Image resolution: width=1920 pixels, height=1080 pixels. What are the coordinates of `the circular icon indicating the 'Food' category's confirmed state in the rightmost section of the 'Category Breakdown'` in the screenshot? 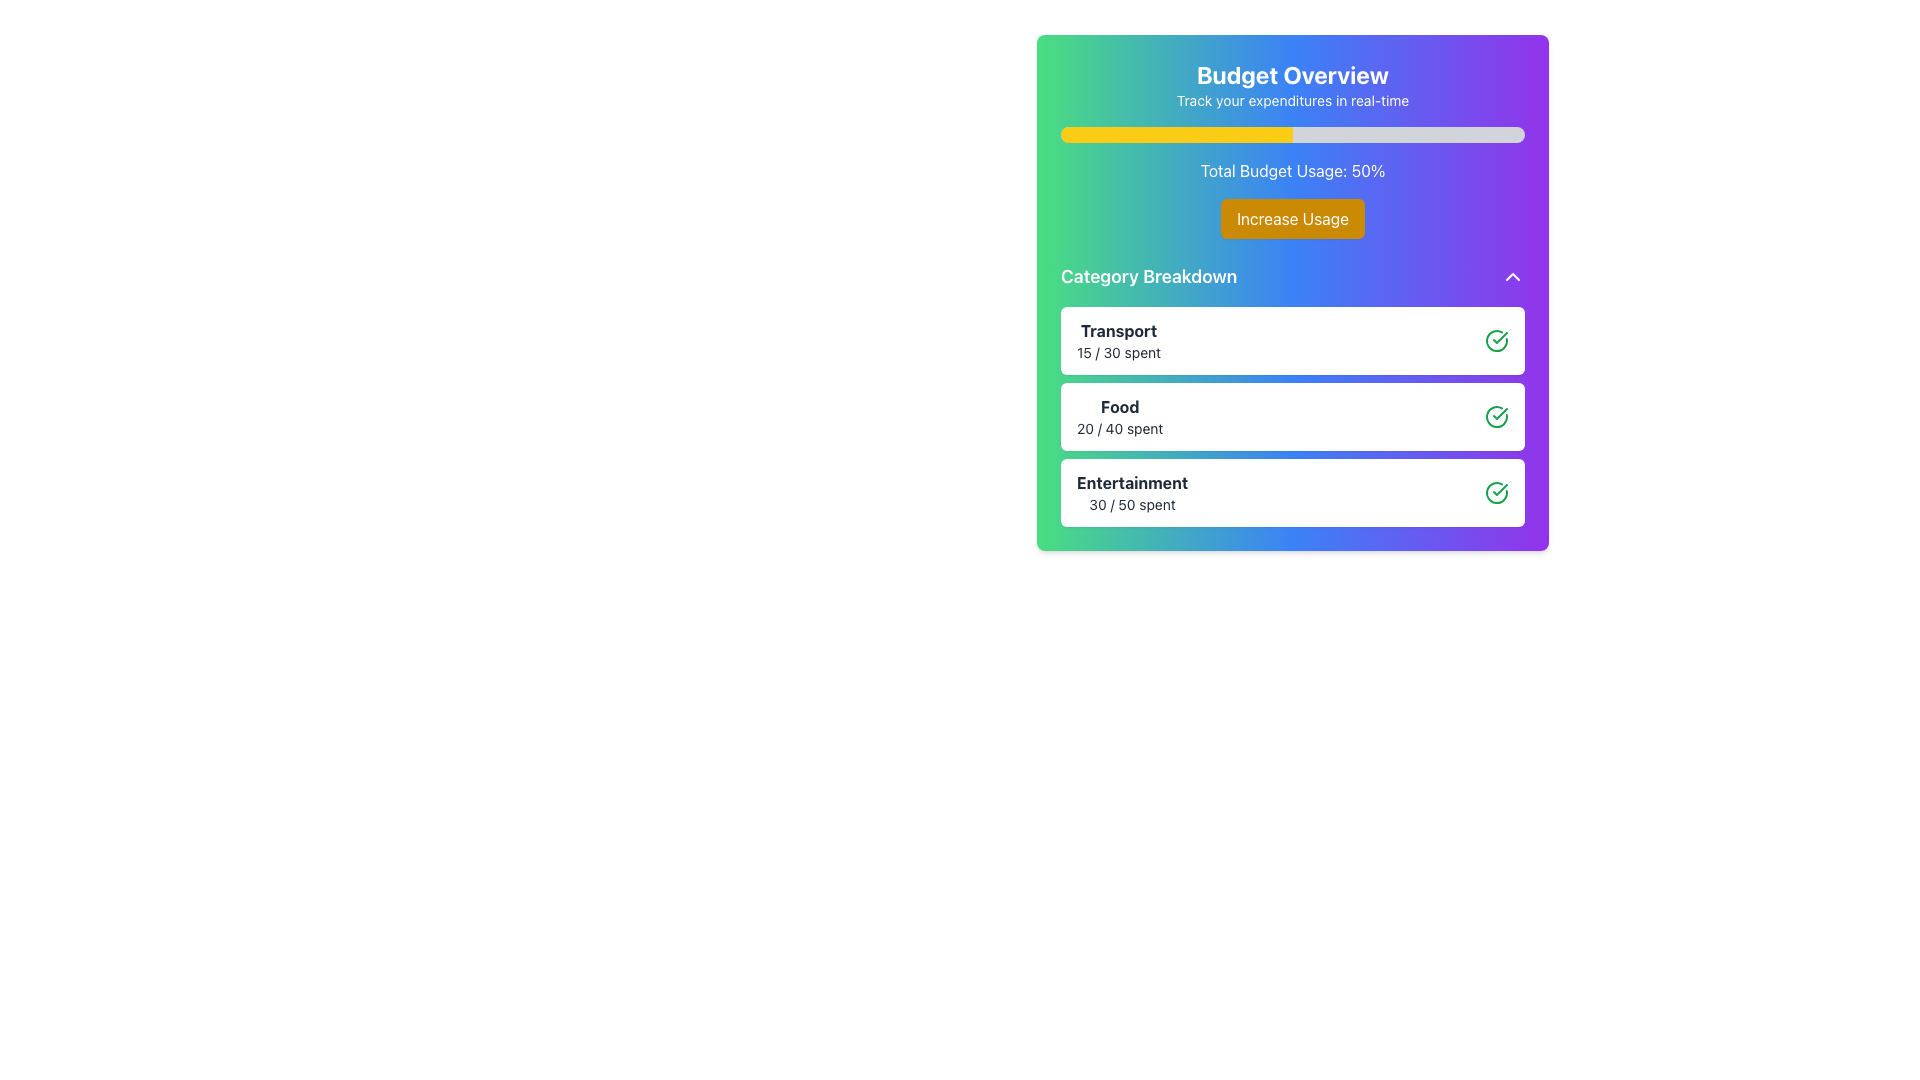 It's located at (1500, 337).